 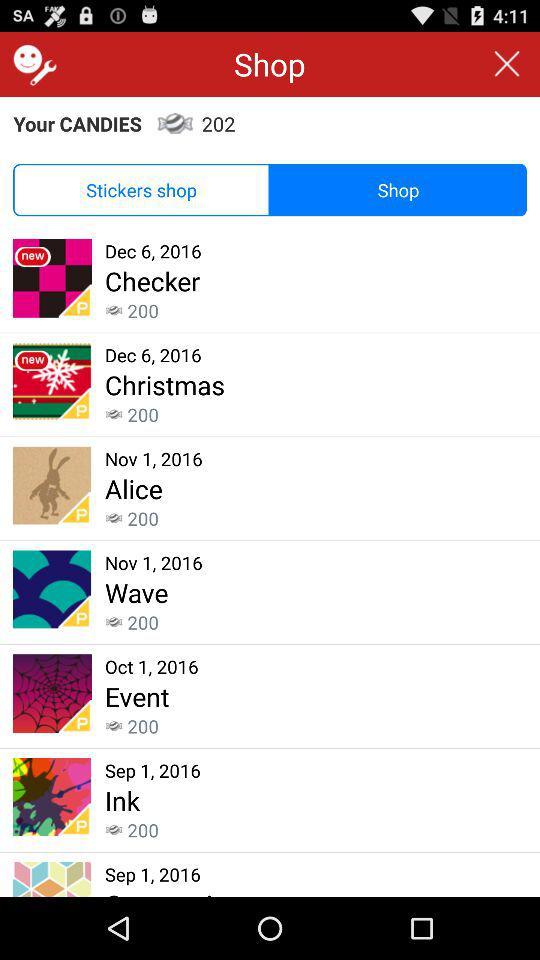 I want to click on profile editing, so click(x=31, y=64).